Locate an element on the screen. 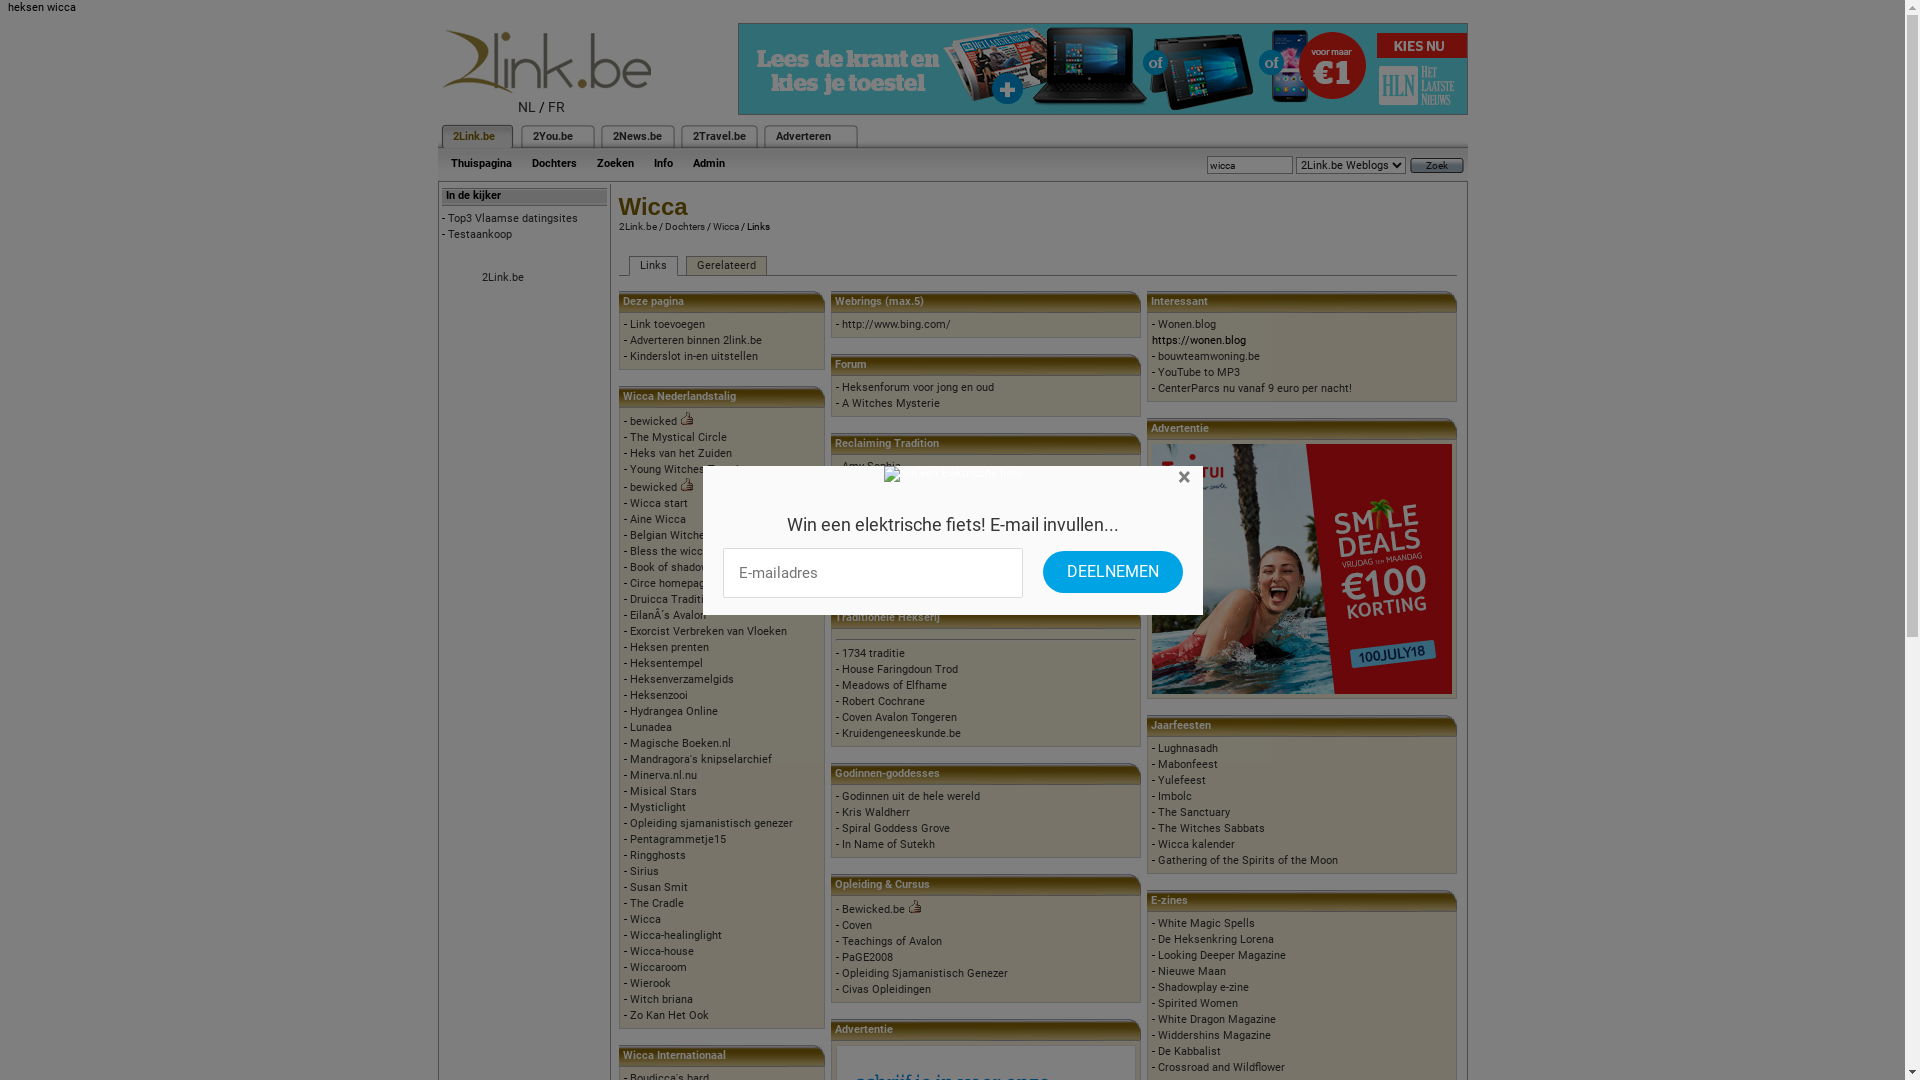 The height and width of the screenshot is (1080, 1920). 'Spiral Goddess Grove' is located at coordinates (895, 828).